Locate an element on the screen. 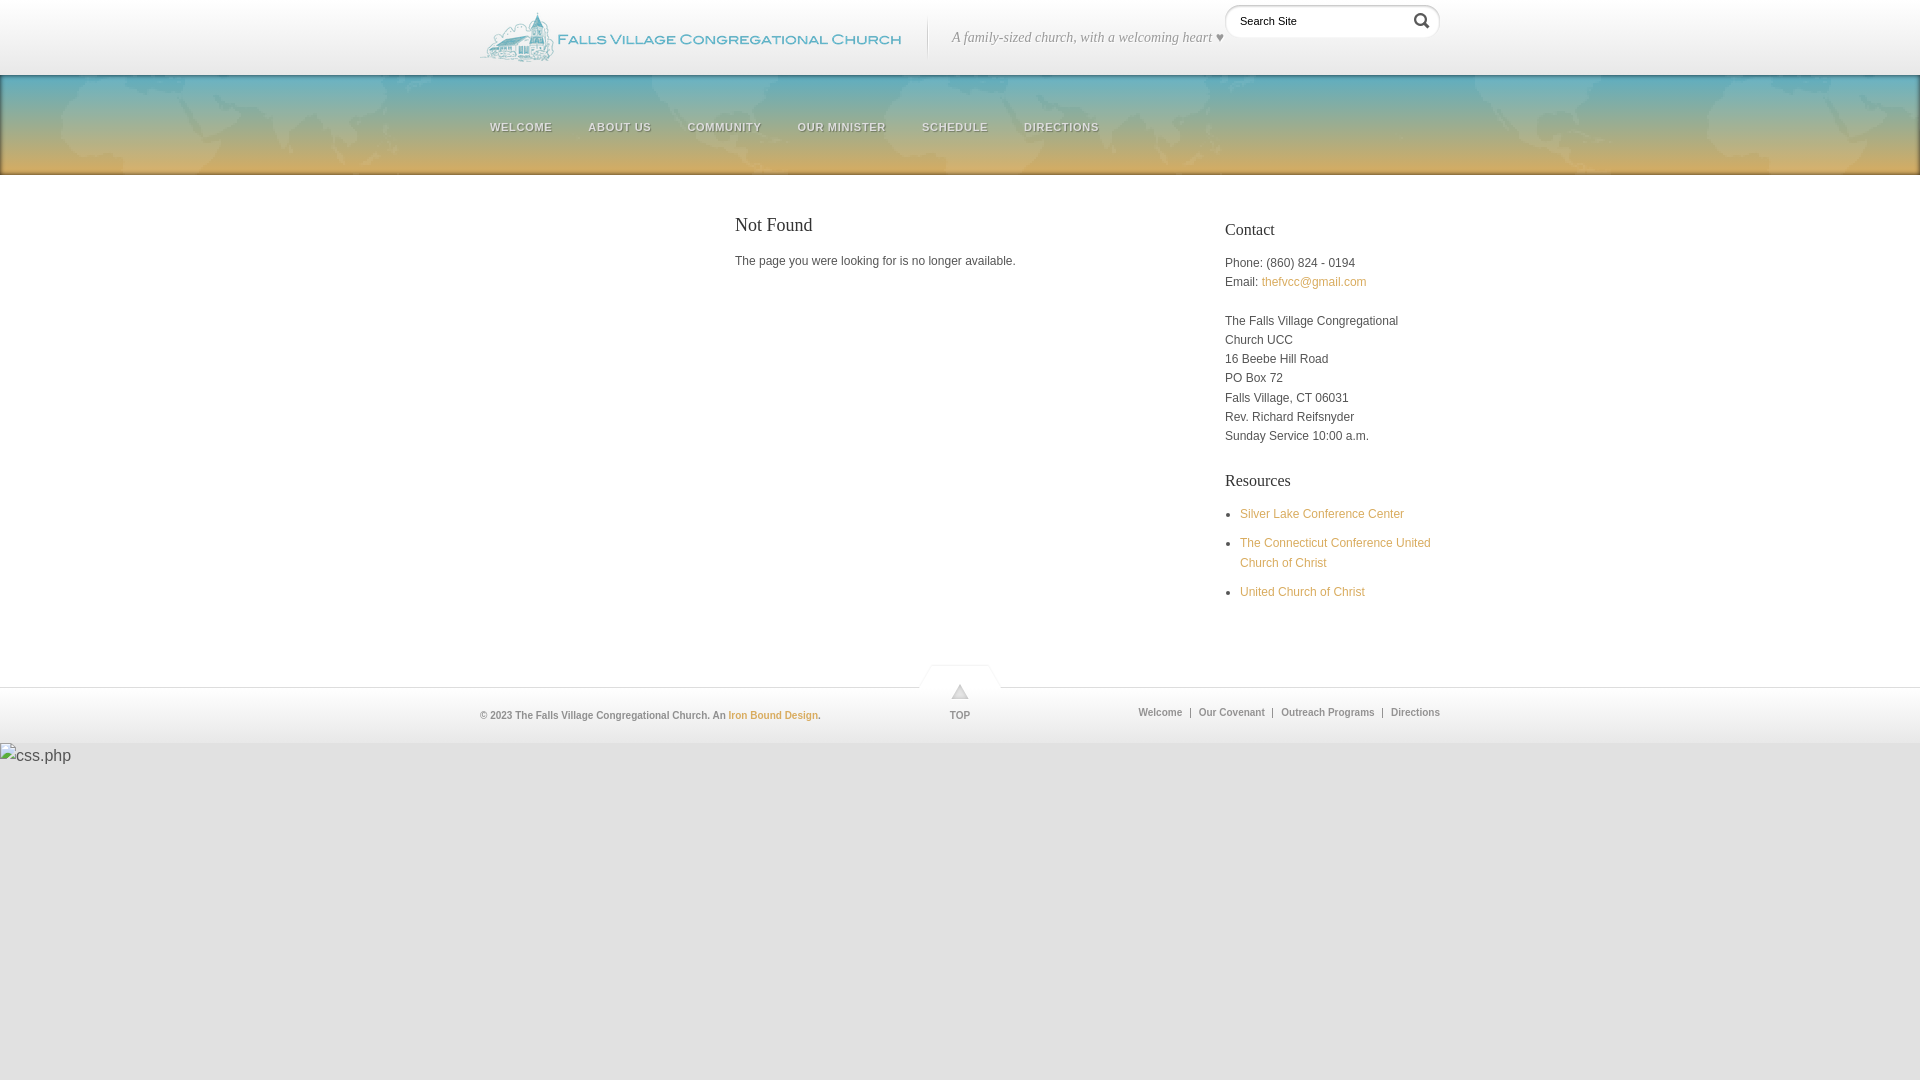 The width and height of the screenshot is (1920, 1080). 'ABOUT US' is located at coordinates (569, 127).